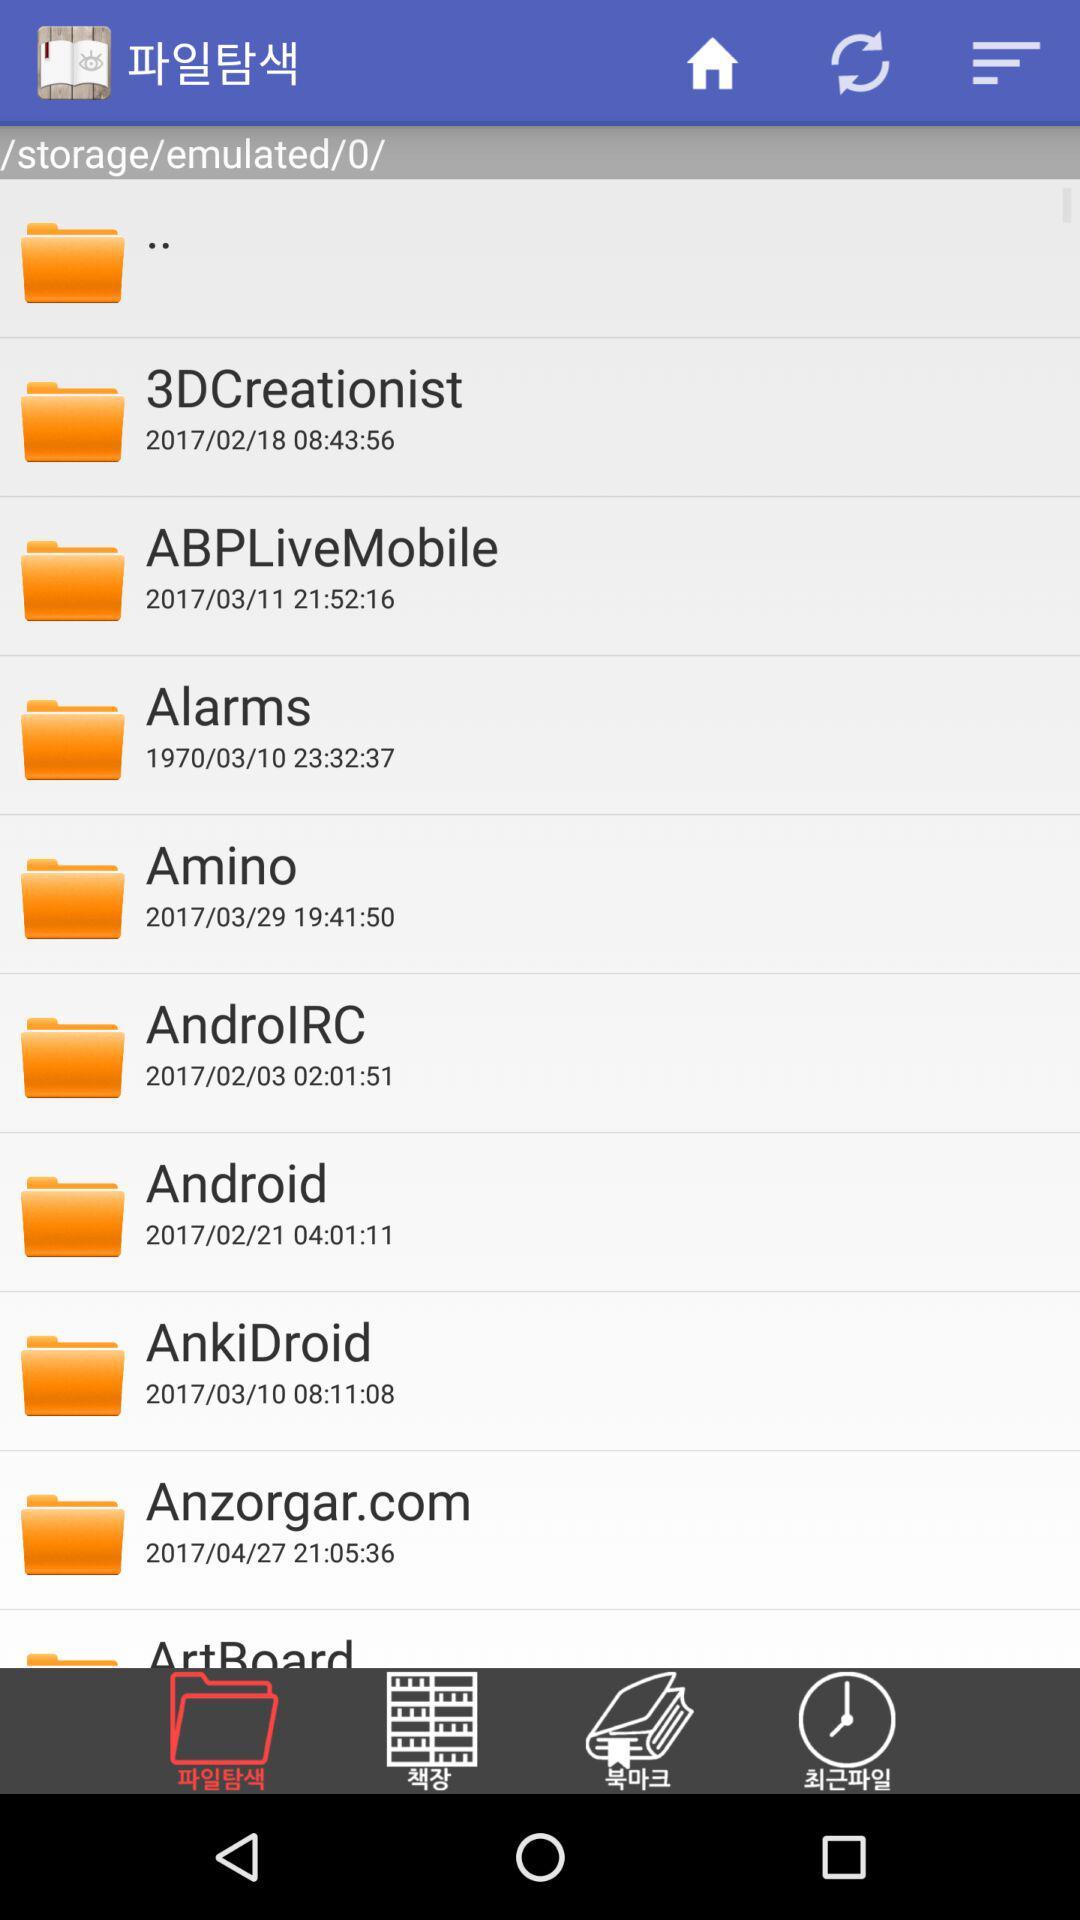  I want to click on the icon below the 2017 03 10 app, so click(598, 1499).